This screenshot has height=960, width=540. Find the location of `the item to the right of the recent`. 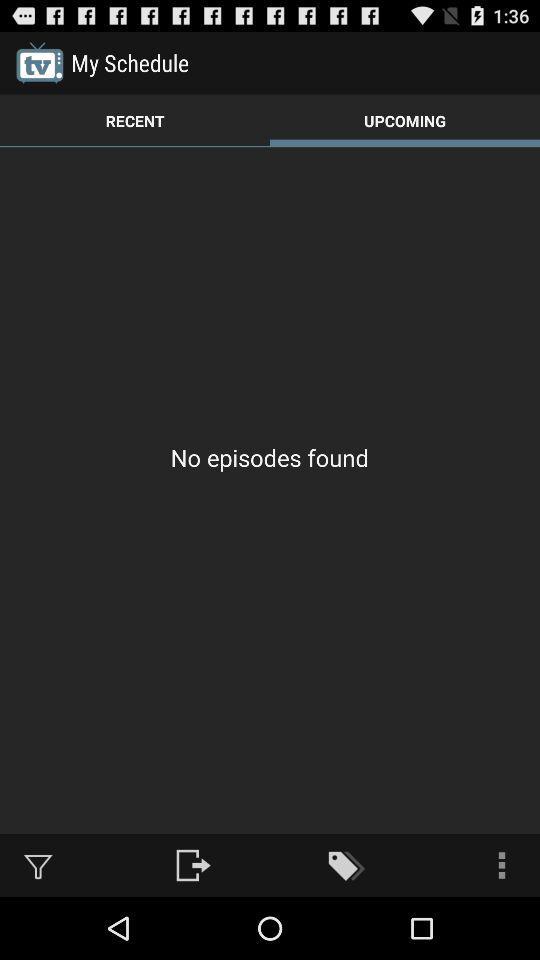

the item to the right of the recent is located at coordinates (405, 120).